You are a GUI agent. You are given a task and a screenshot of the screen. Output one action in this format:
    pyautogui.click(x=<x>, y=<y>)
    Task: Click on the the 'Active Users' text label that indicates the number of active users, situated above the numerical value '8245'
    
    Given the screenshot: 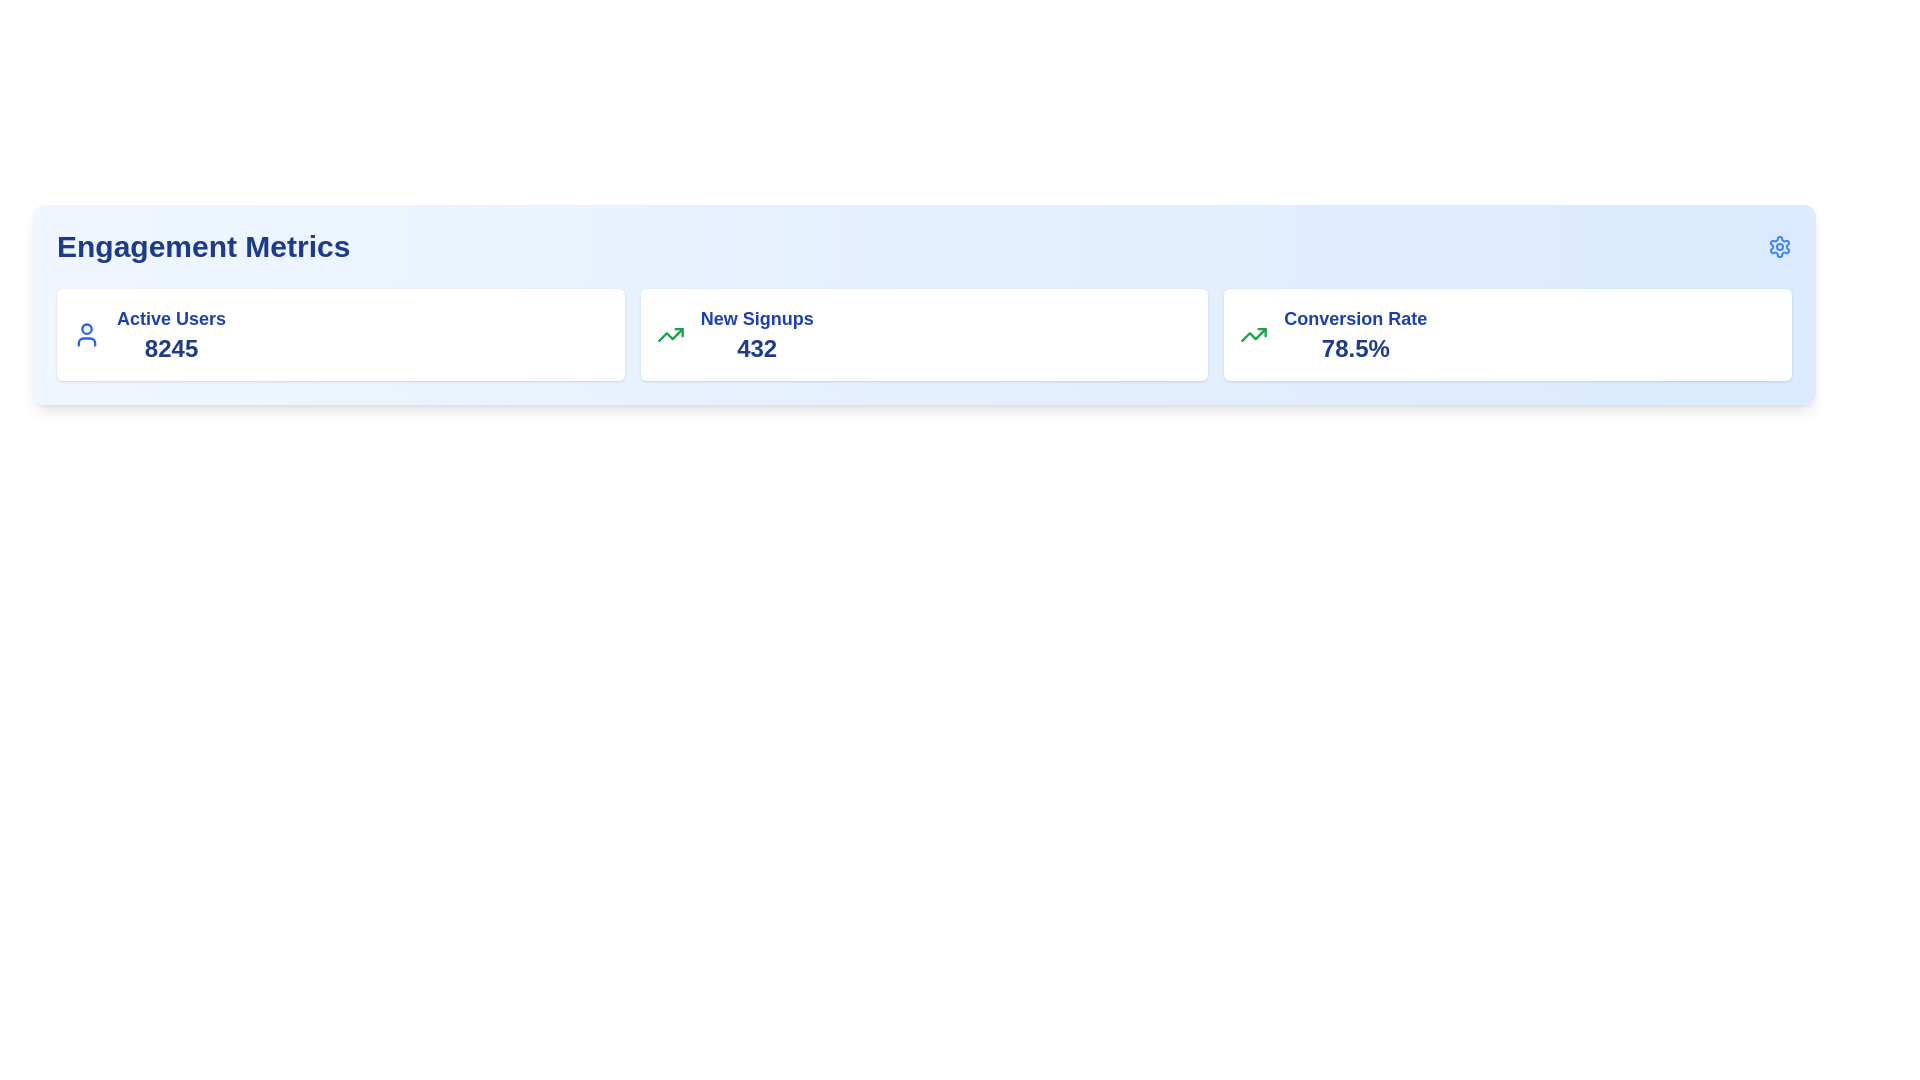 What is the action you would take?
    pyautogui.click(x=171, y=318)
    